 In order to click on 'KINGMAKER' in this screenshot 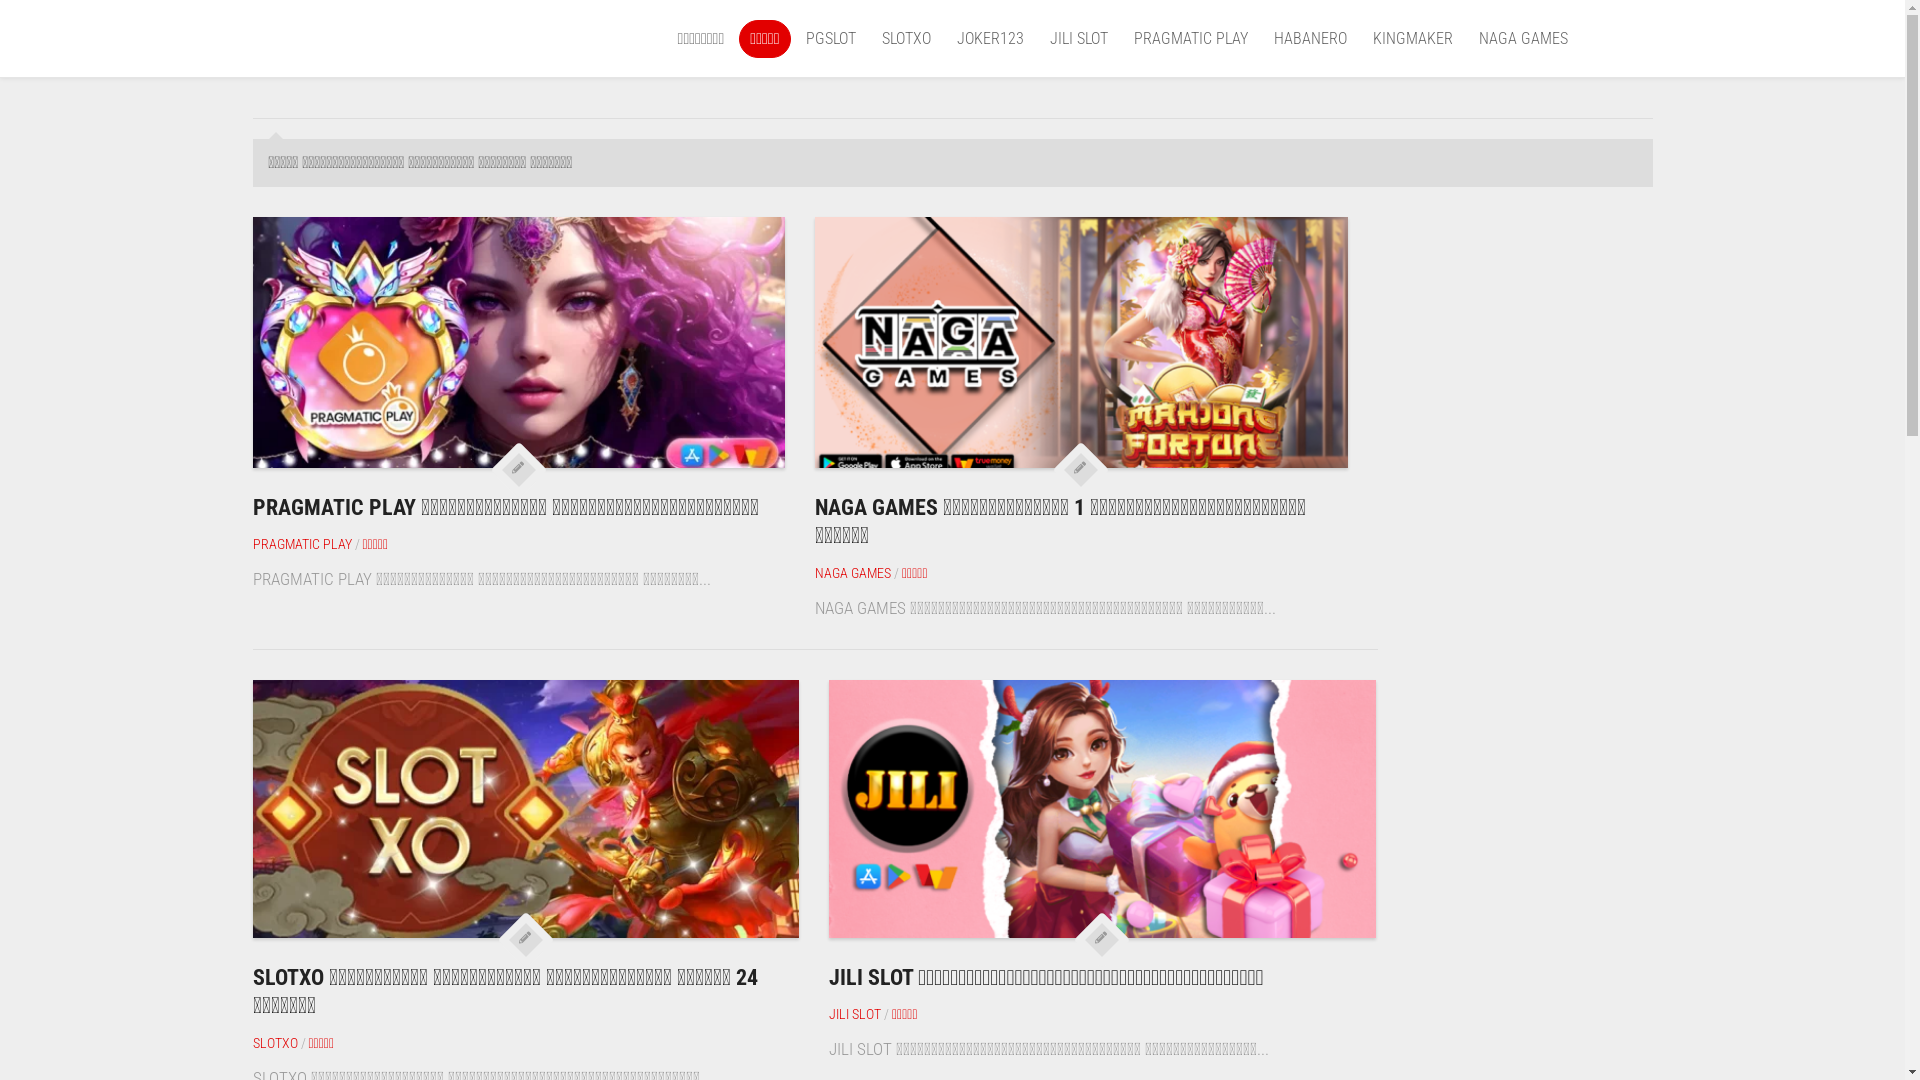, I will do `click(1410, 38)`.